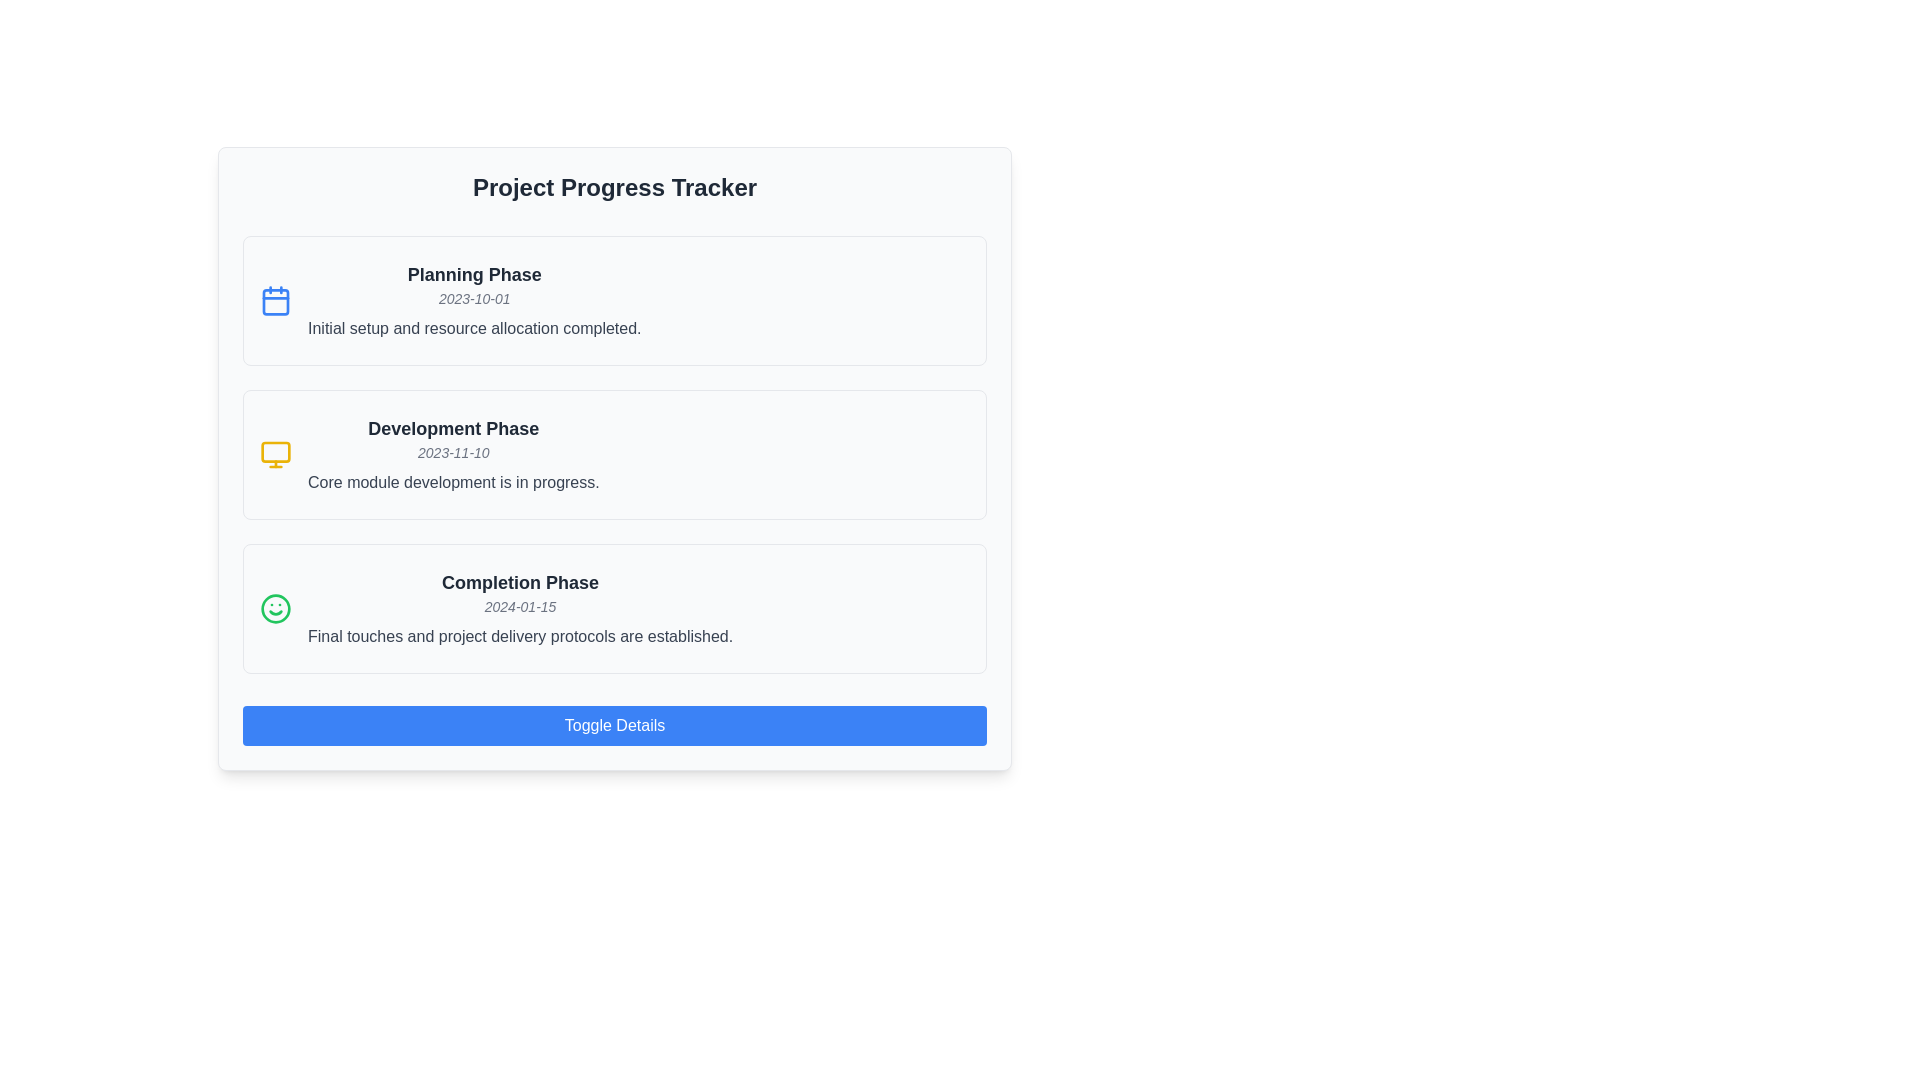 The height and width of the screenshot is (1080, 1920). I want to click on the small rectangular graphical decorative element within the calendar icon located in the 'Planning Phase' section of the interface, so click(274, 301).